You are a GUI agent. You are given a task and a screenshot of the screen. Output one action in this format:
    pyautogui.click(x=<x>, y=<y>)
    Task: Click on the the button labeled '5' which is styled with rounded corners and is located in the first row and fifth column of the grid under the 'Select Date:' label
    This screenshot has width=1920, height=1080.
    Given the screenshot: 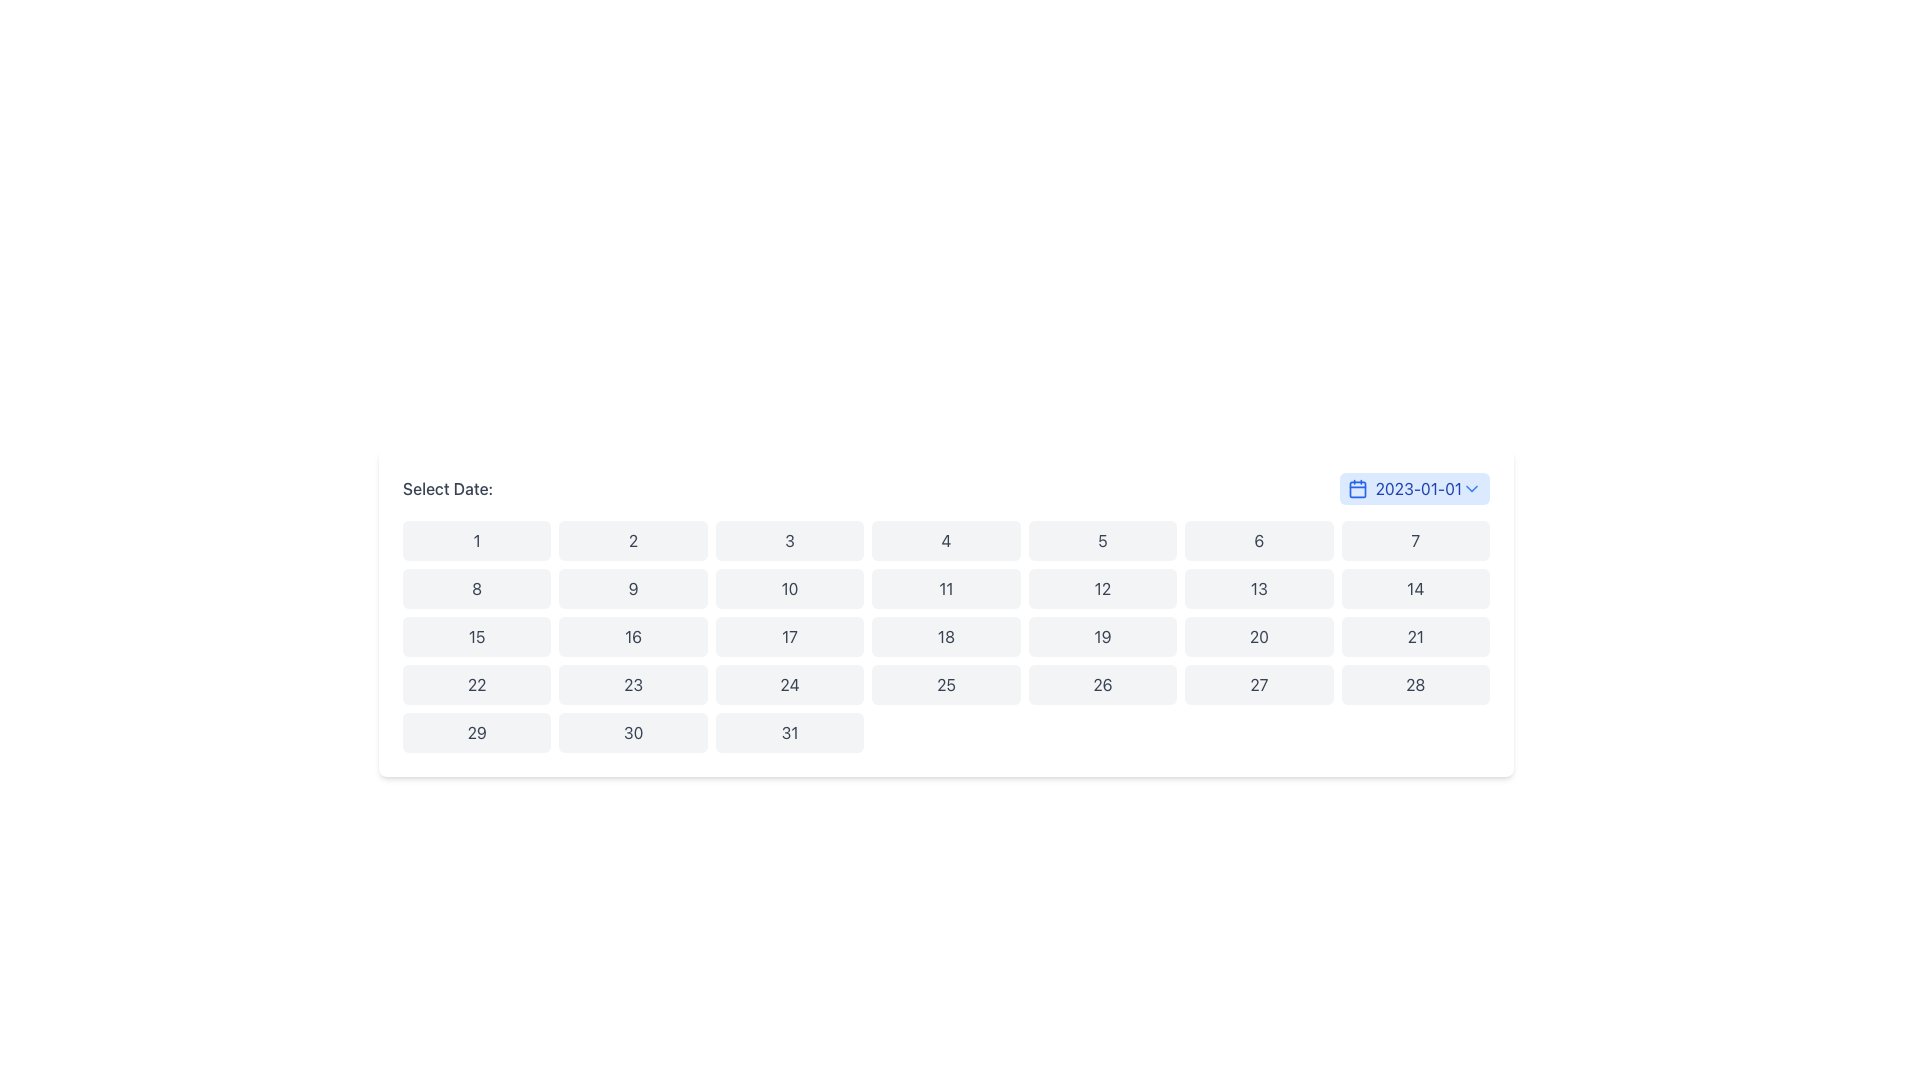 What is the action you would take?
    pyautogui.click(x=1101, y=540)
    